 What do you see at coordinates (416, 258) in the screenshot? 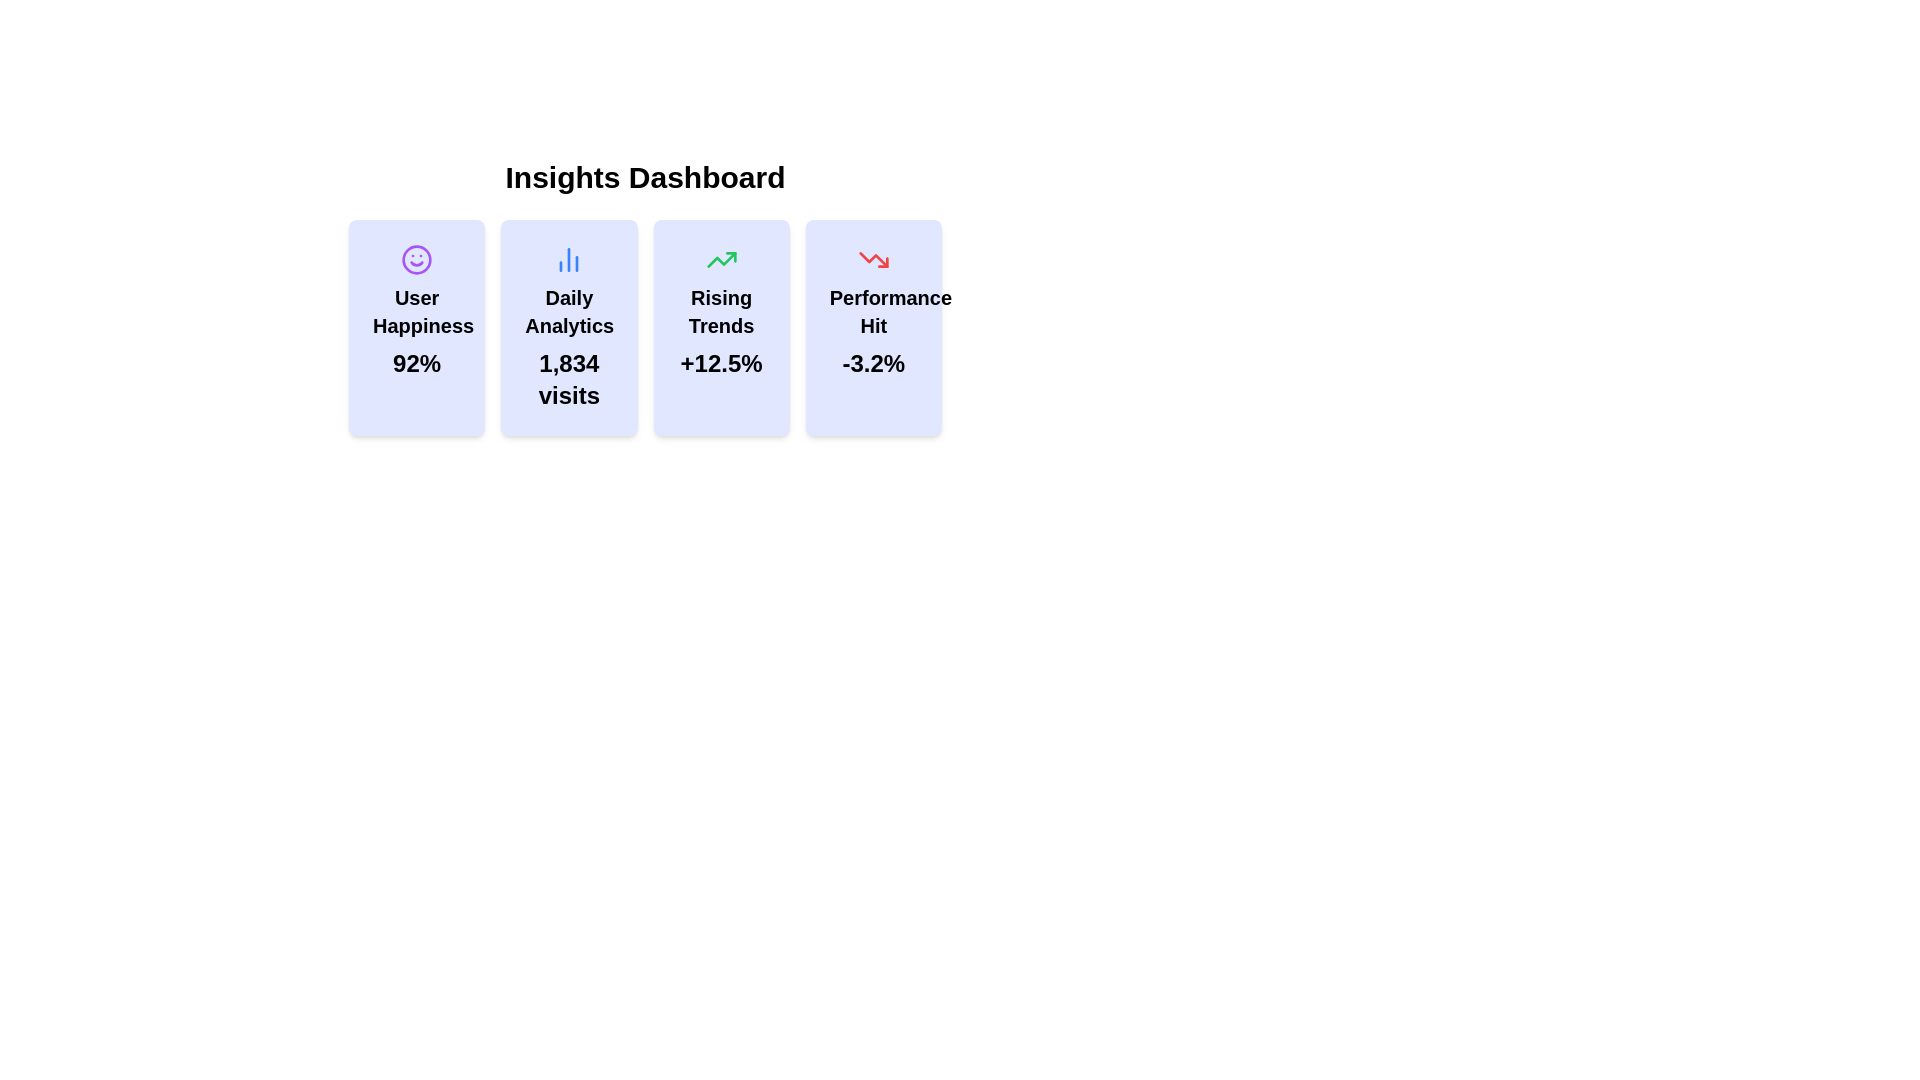
I see `the purple circular icon with a smiley face design, which is located at the top-center of the leftmost card in the second row of the dashboard layout, above the labels 'User Happiness' and '92%` at bounding box center [416, 258].